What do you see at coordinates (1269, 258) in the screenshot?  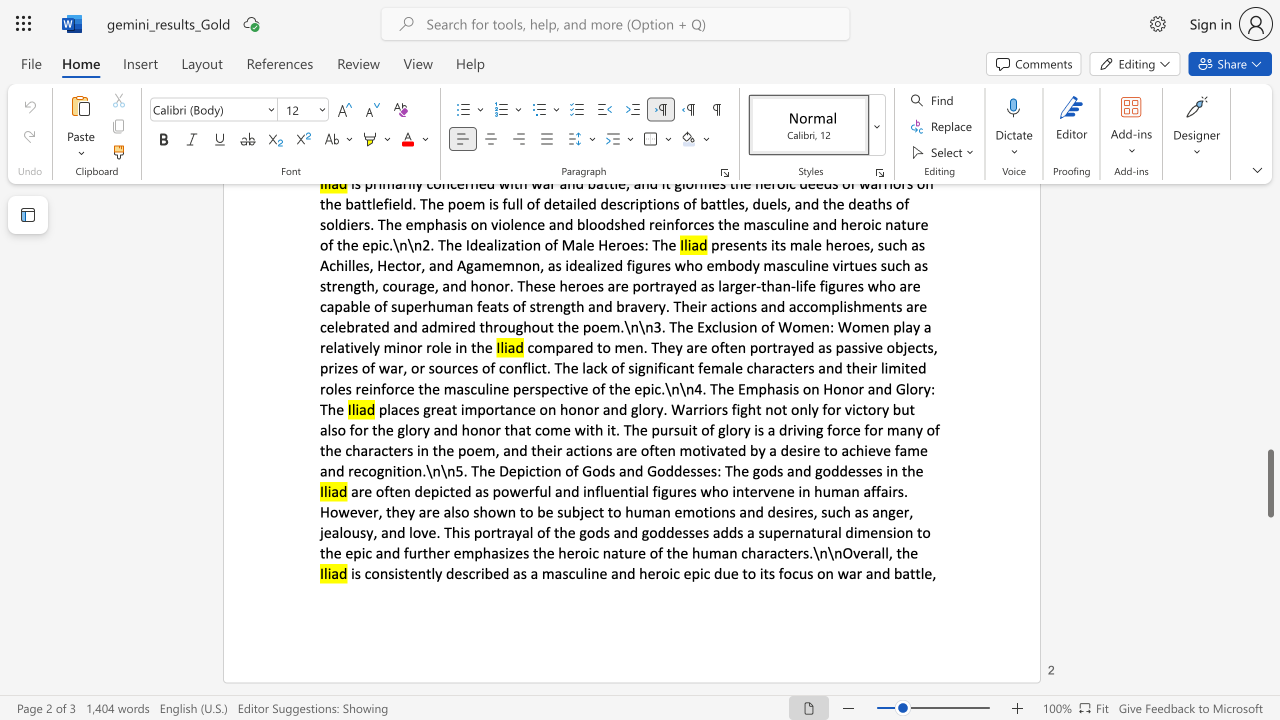 I see `the scrollbar to slide the page up` at bounding box center [1269, 258].